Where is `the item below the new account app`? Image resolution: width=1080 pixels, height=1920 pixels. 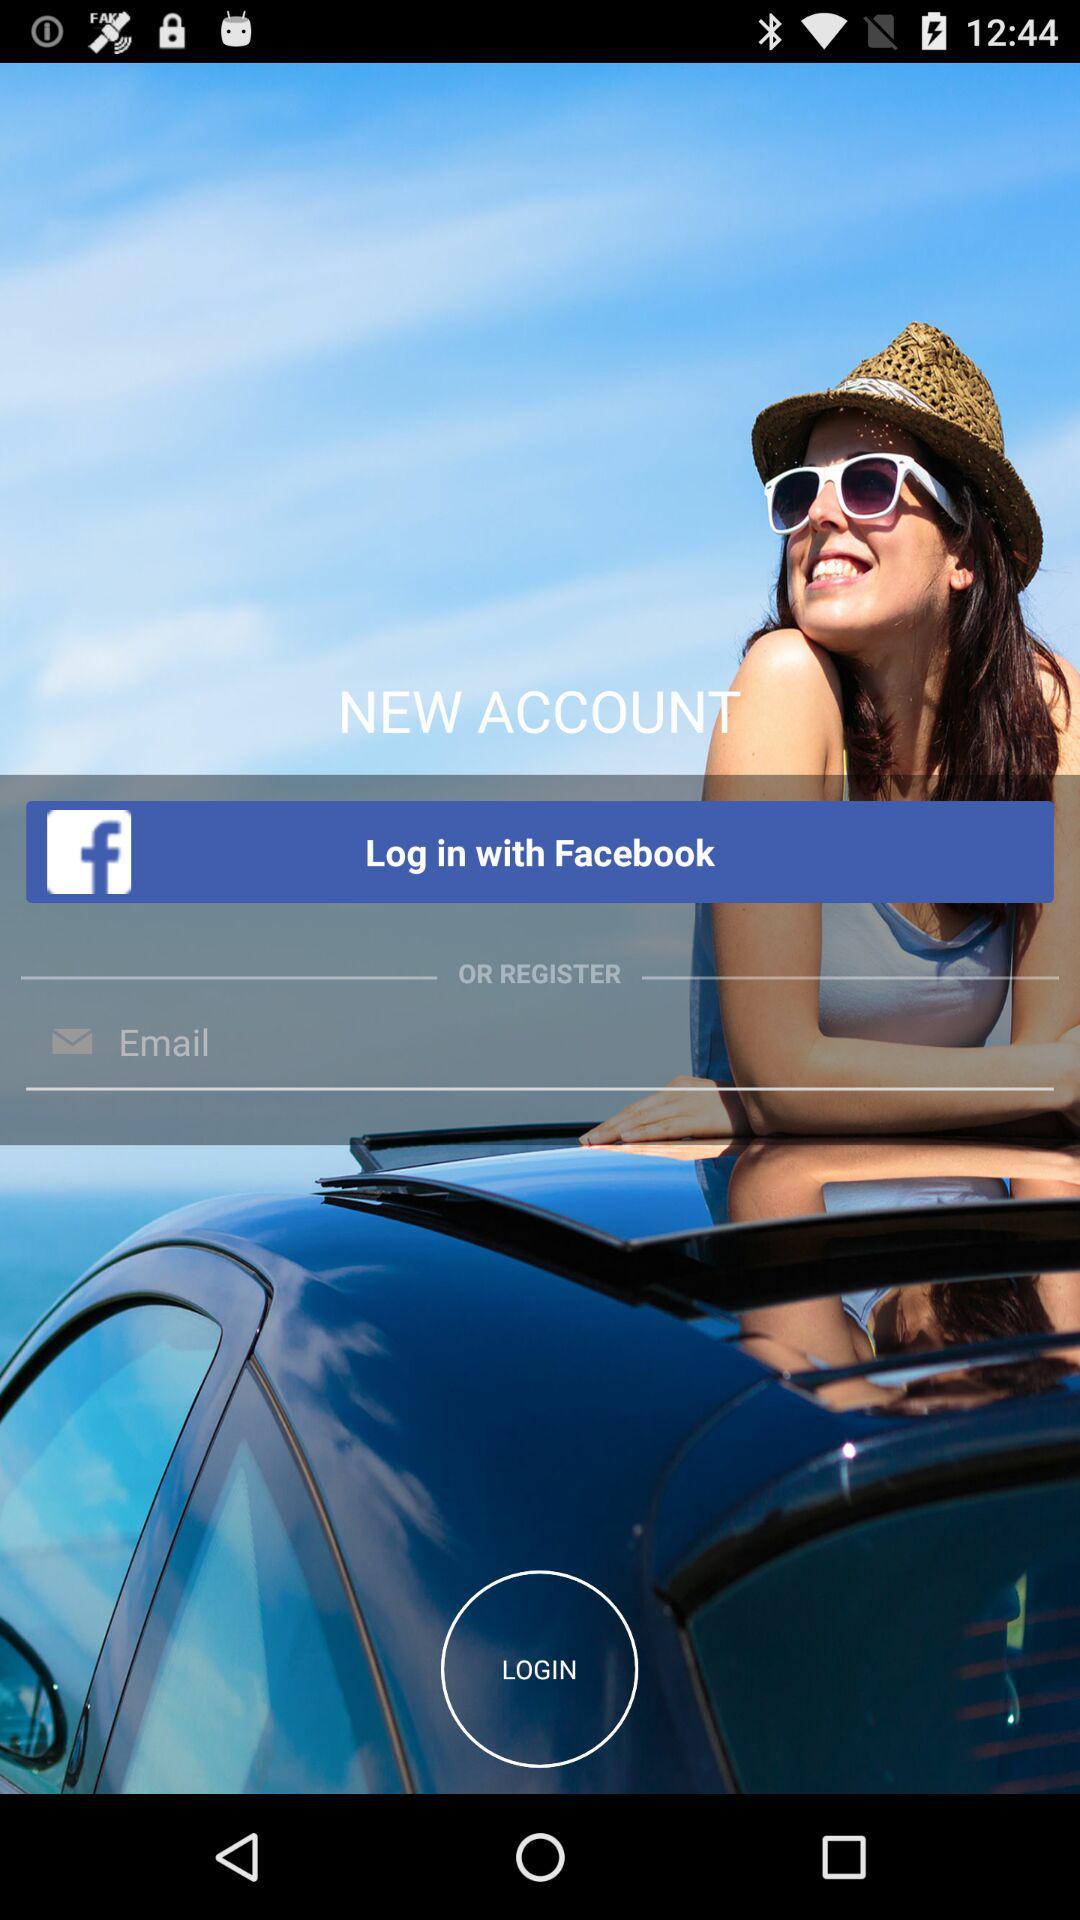
the item below the new account app is located at coordinates (540, 852).